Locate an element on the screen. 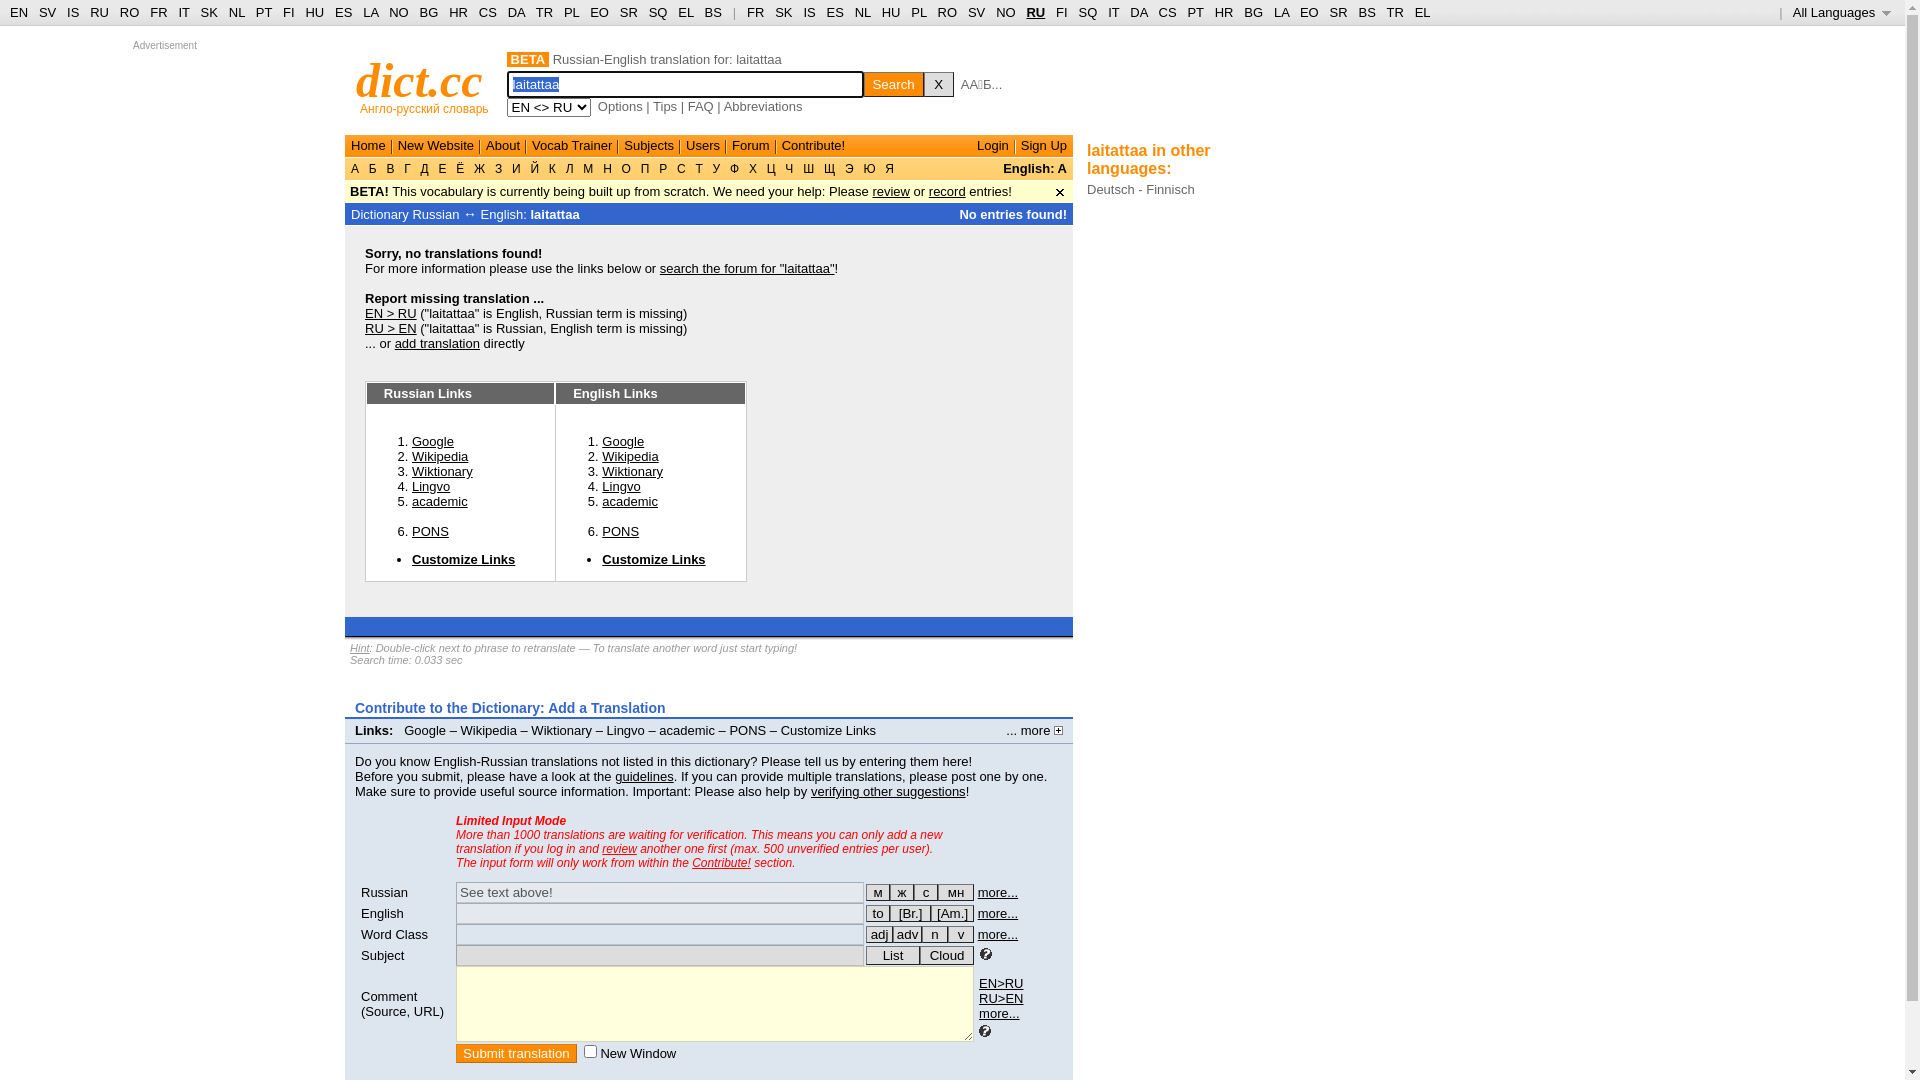 This screenshot has height=1080, width=1920. 'Wikipedia' is located at coordinates (628, 456).